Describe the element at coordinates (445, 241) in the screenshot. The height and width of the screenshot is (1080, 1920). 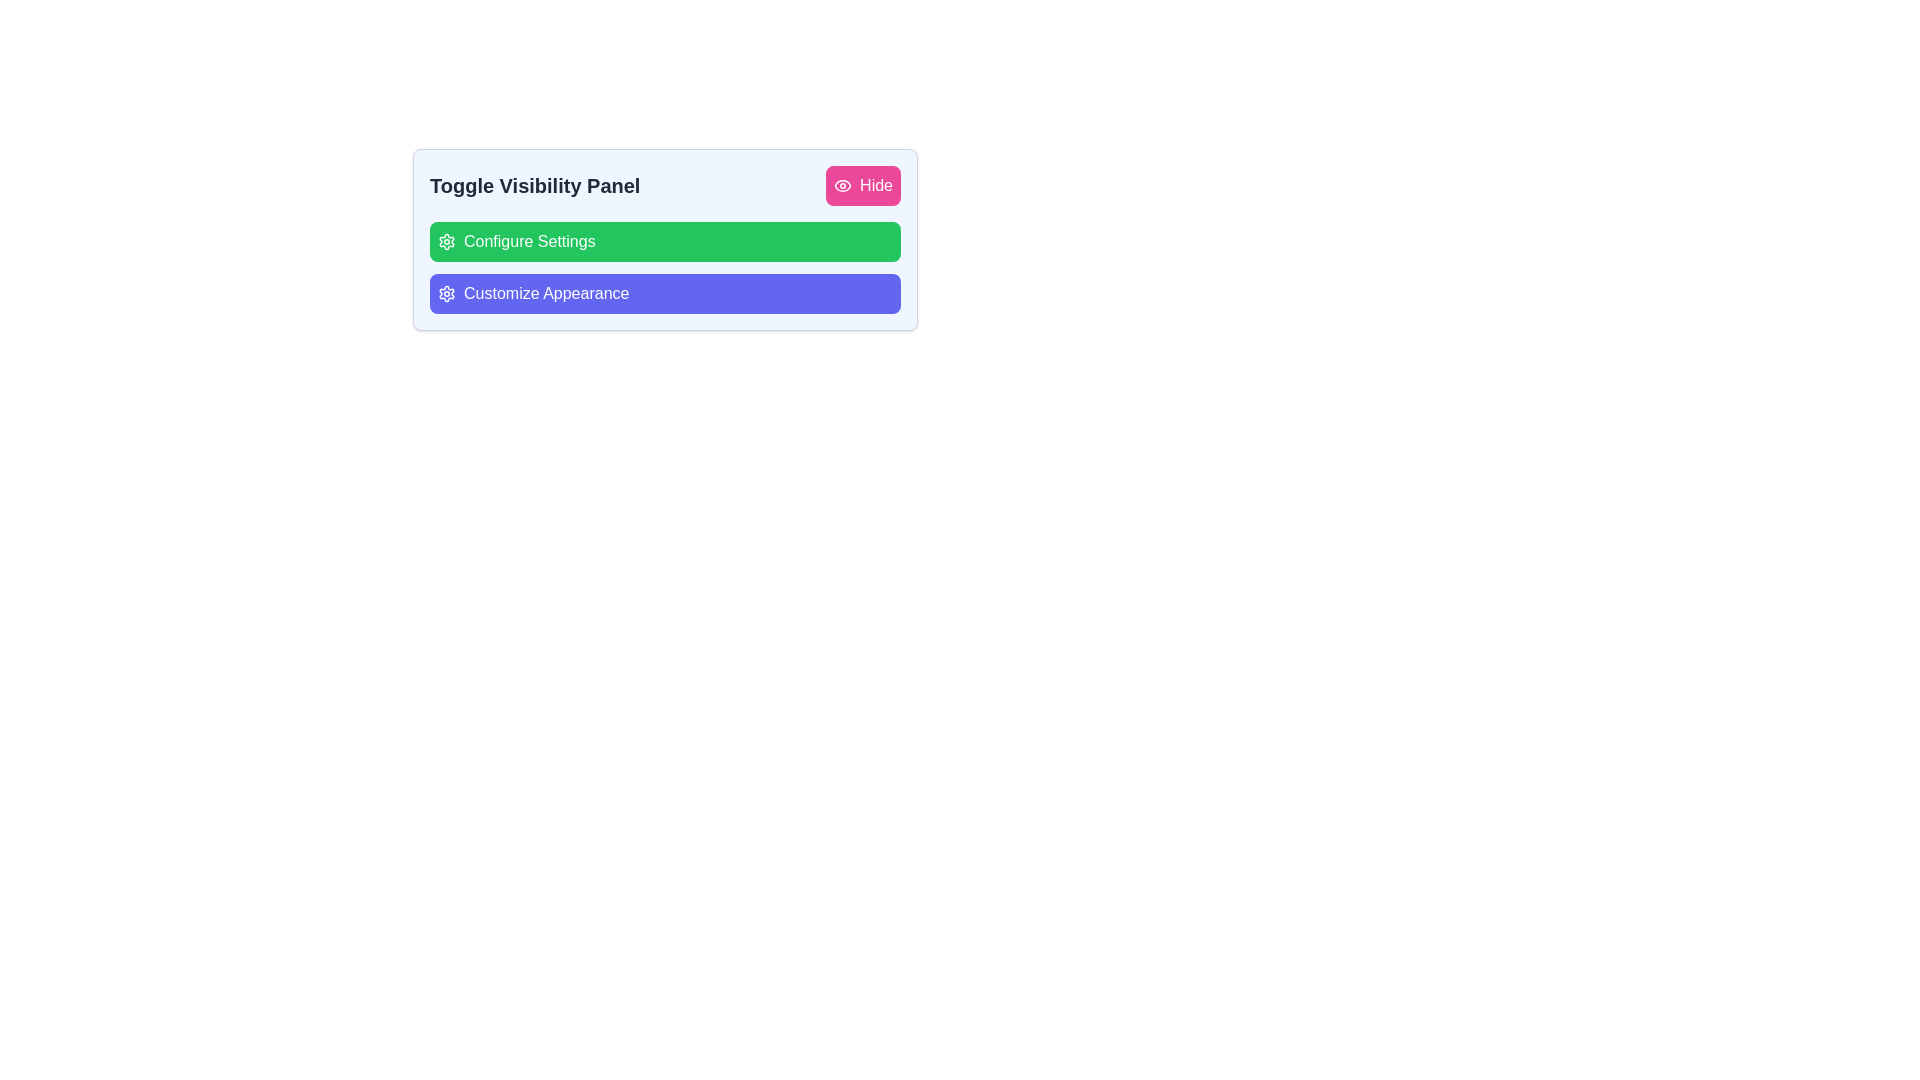
I see `the settings icon located to the left of the 'Configure Settings' label in the top green button area of the toggle visibility panel` at that location.